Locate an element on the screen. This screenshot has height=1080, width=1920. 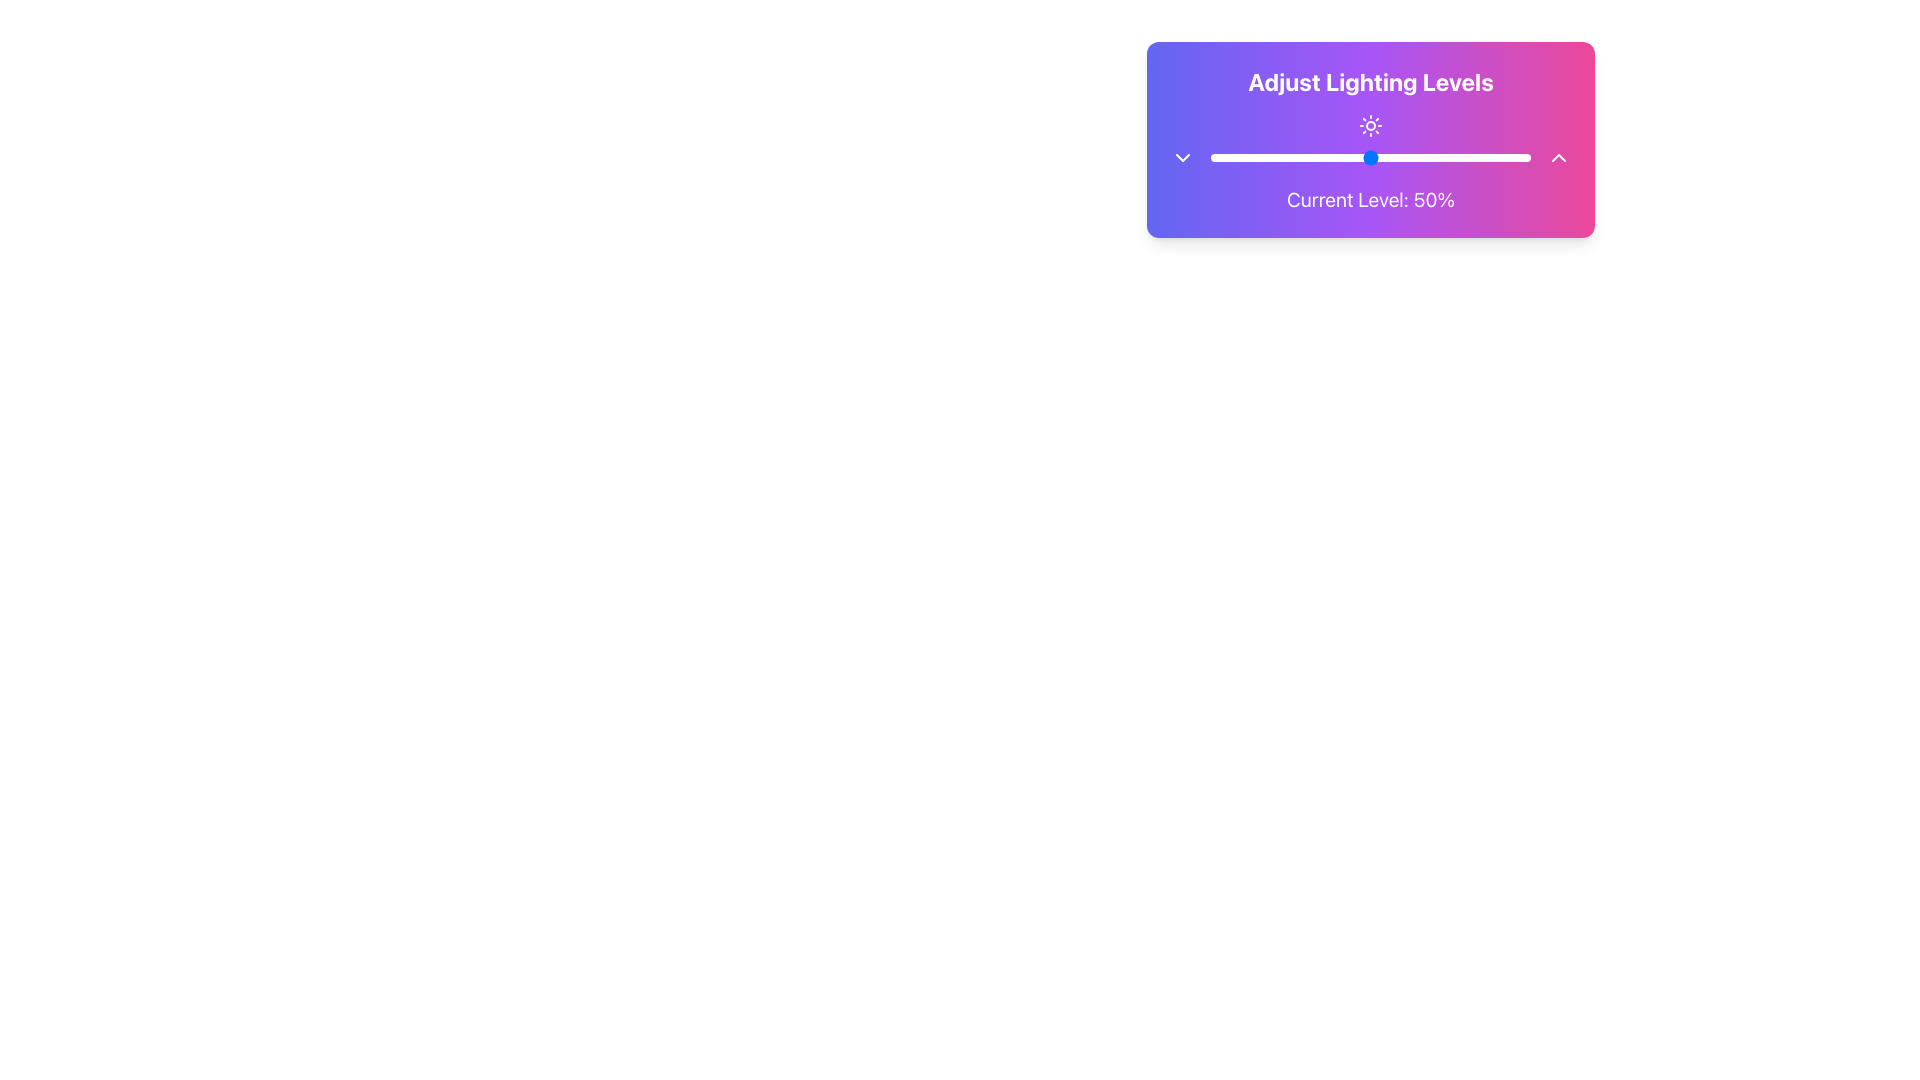
the lighting level is located at coordinates (1526, 157).